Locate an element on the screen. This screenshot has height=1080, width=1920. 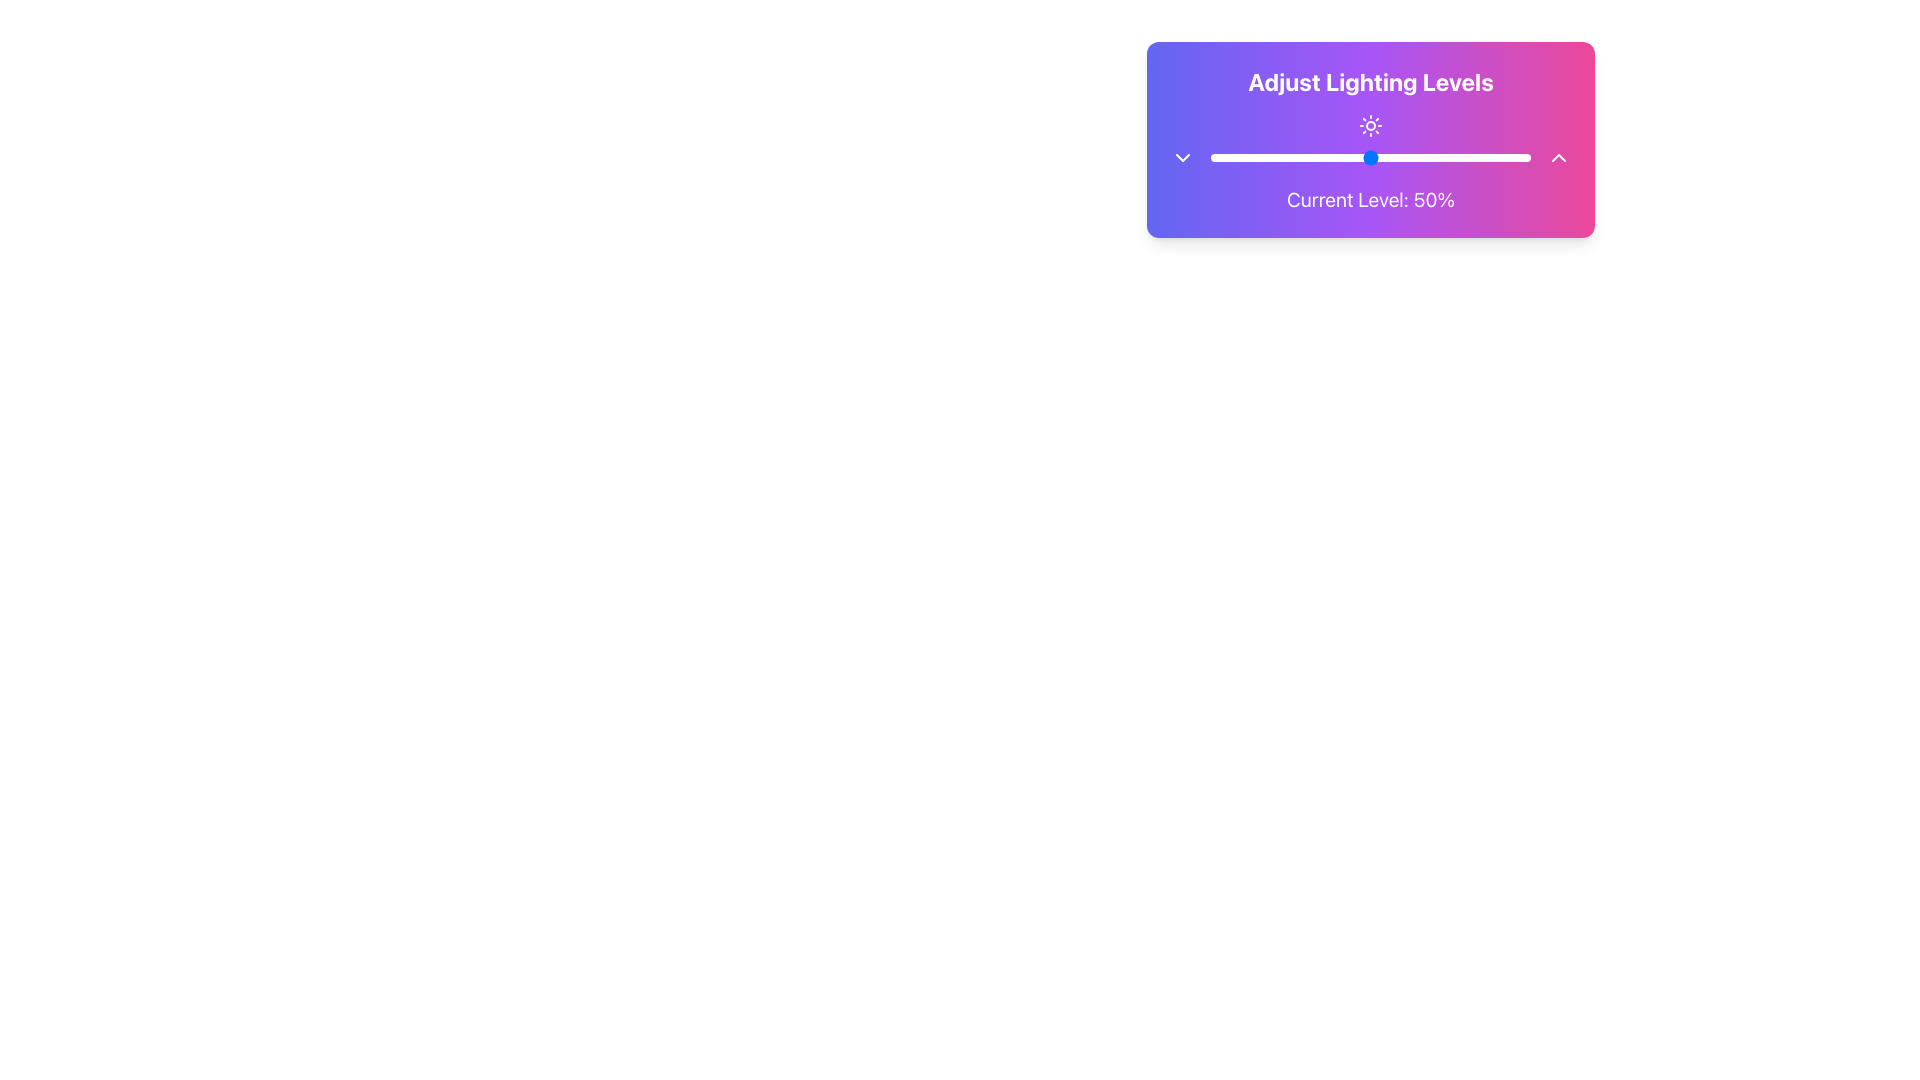
the lighting level is located at coordinates (1526, 157).